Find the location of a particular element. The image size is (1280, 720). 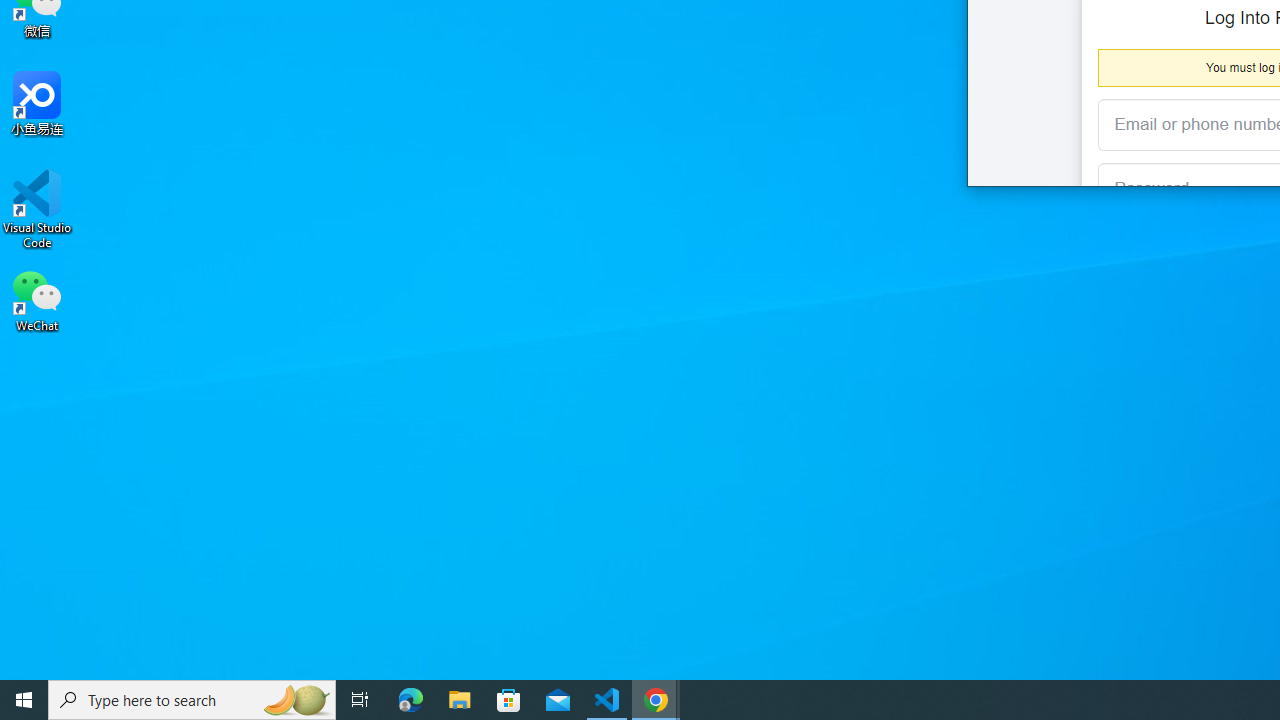

'Search highlights icon opens search home window' is located at coordinates (294, 698).